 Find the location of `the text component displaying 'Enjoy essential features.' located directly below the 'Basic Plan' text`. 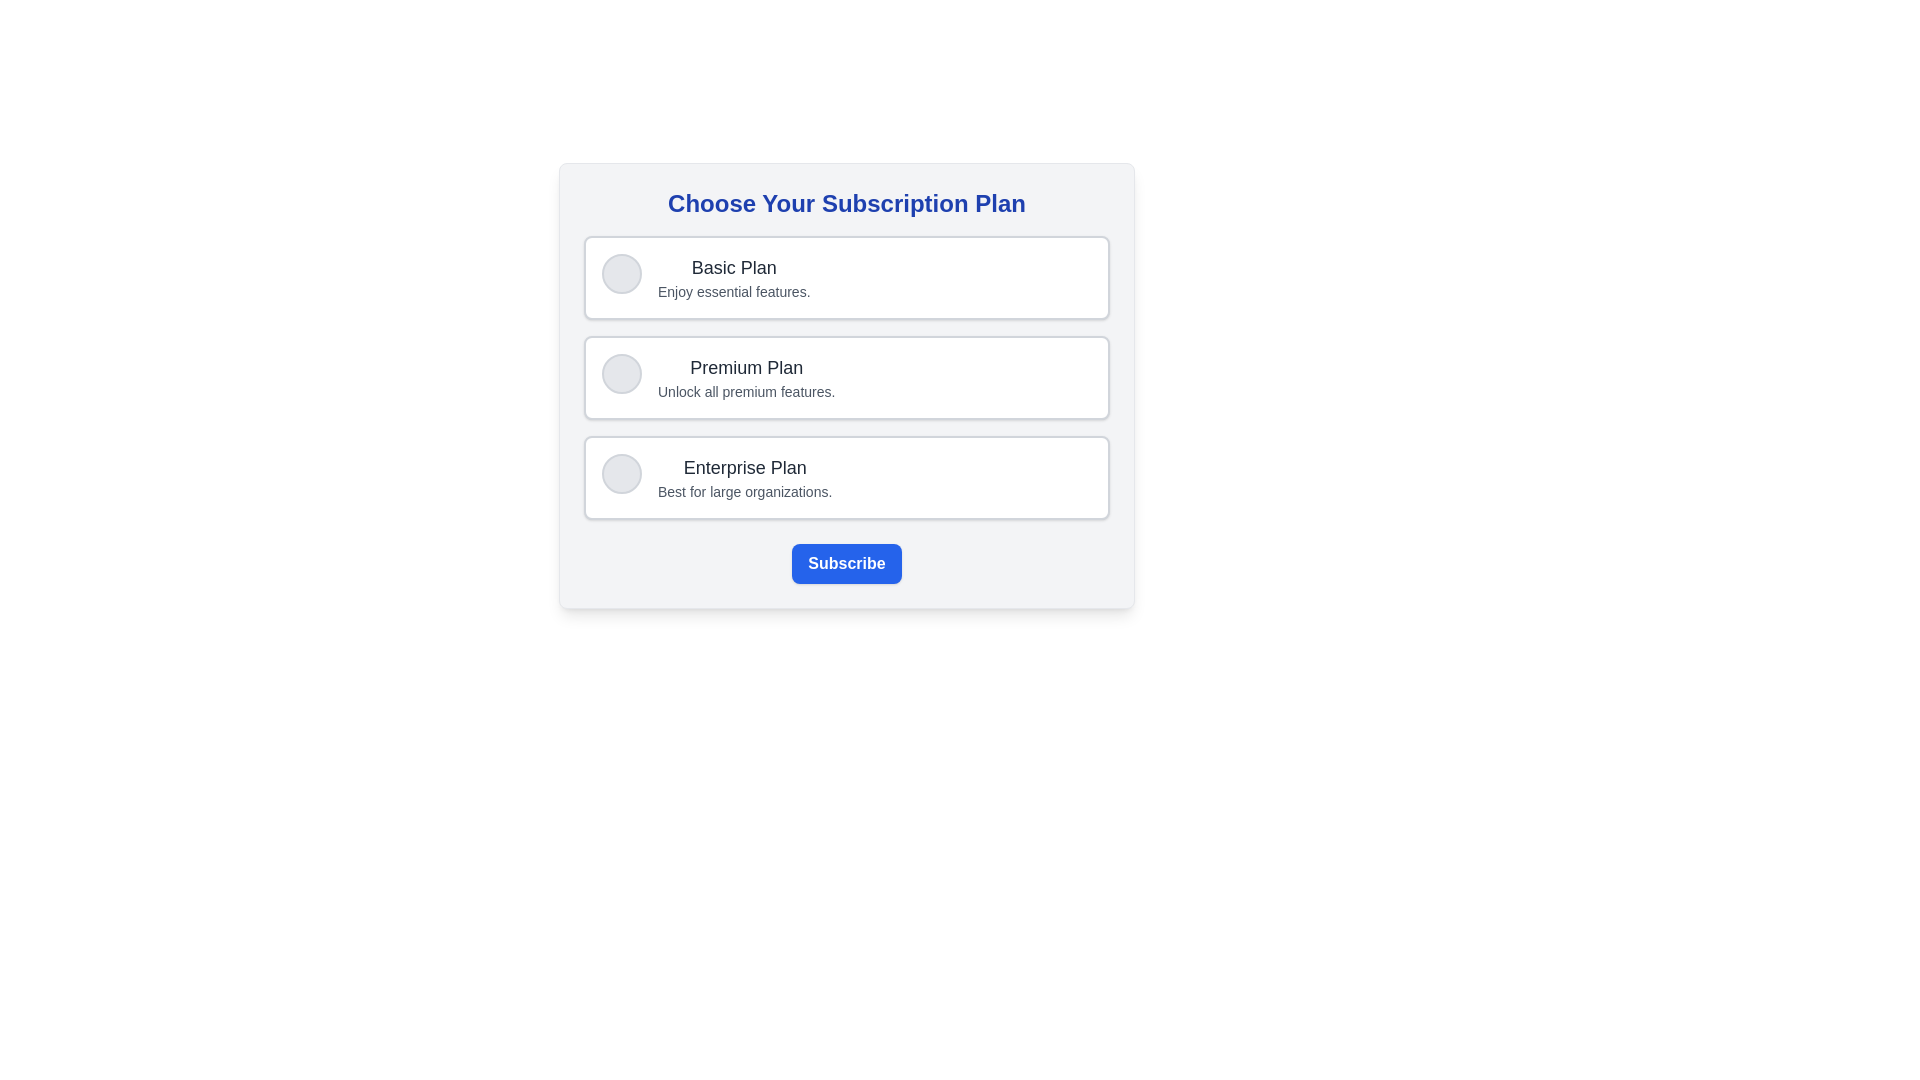

the text component displaying 'Enjoy essential features.' located directly below the 'Basic Plan' text is located at coordinates (733, 292).